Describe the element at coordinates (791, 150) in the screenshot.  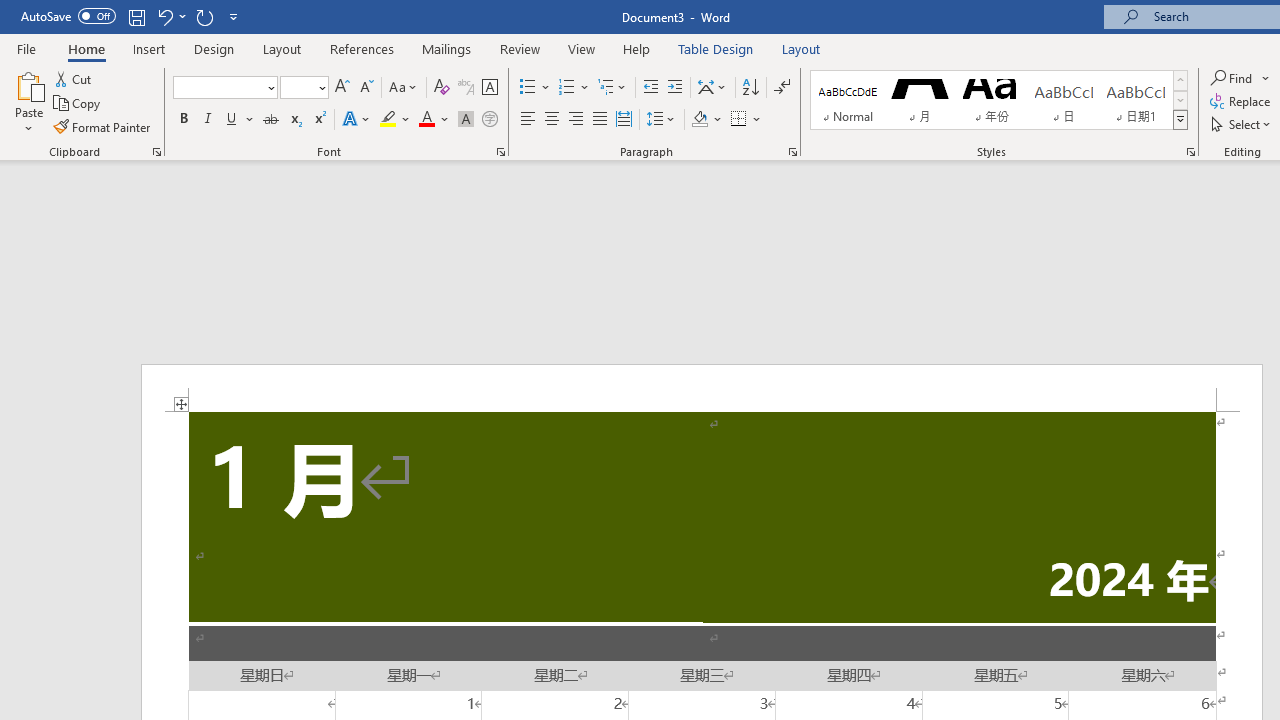
I see `'Paragraph...'` at that location.